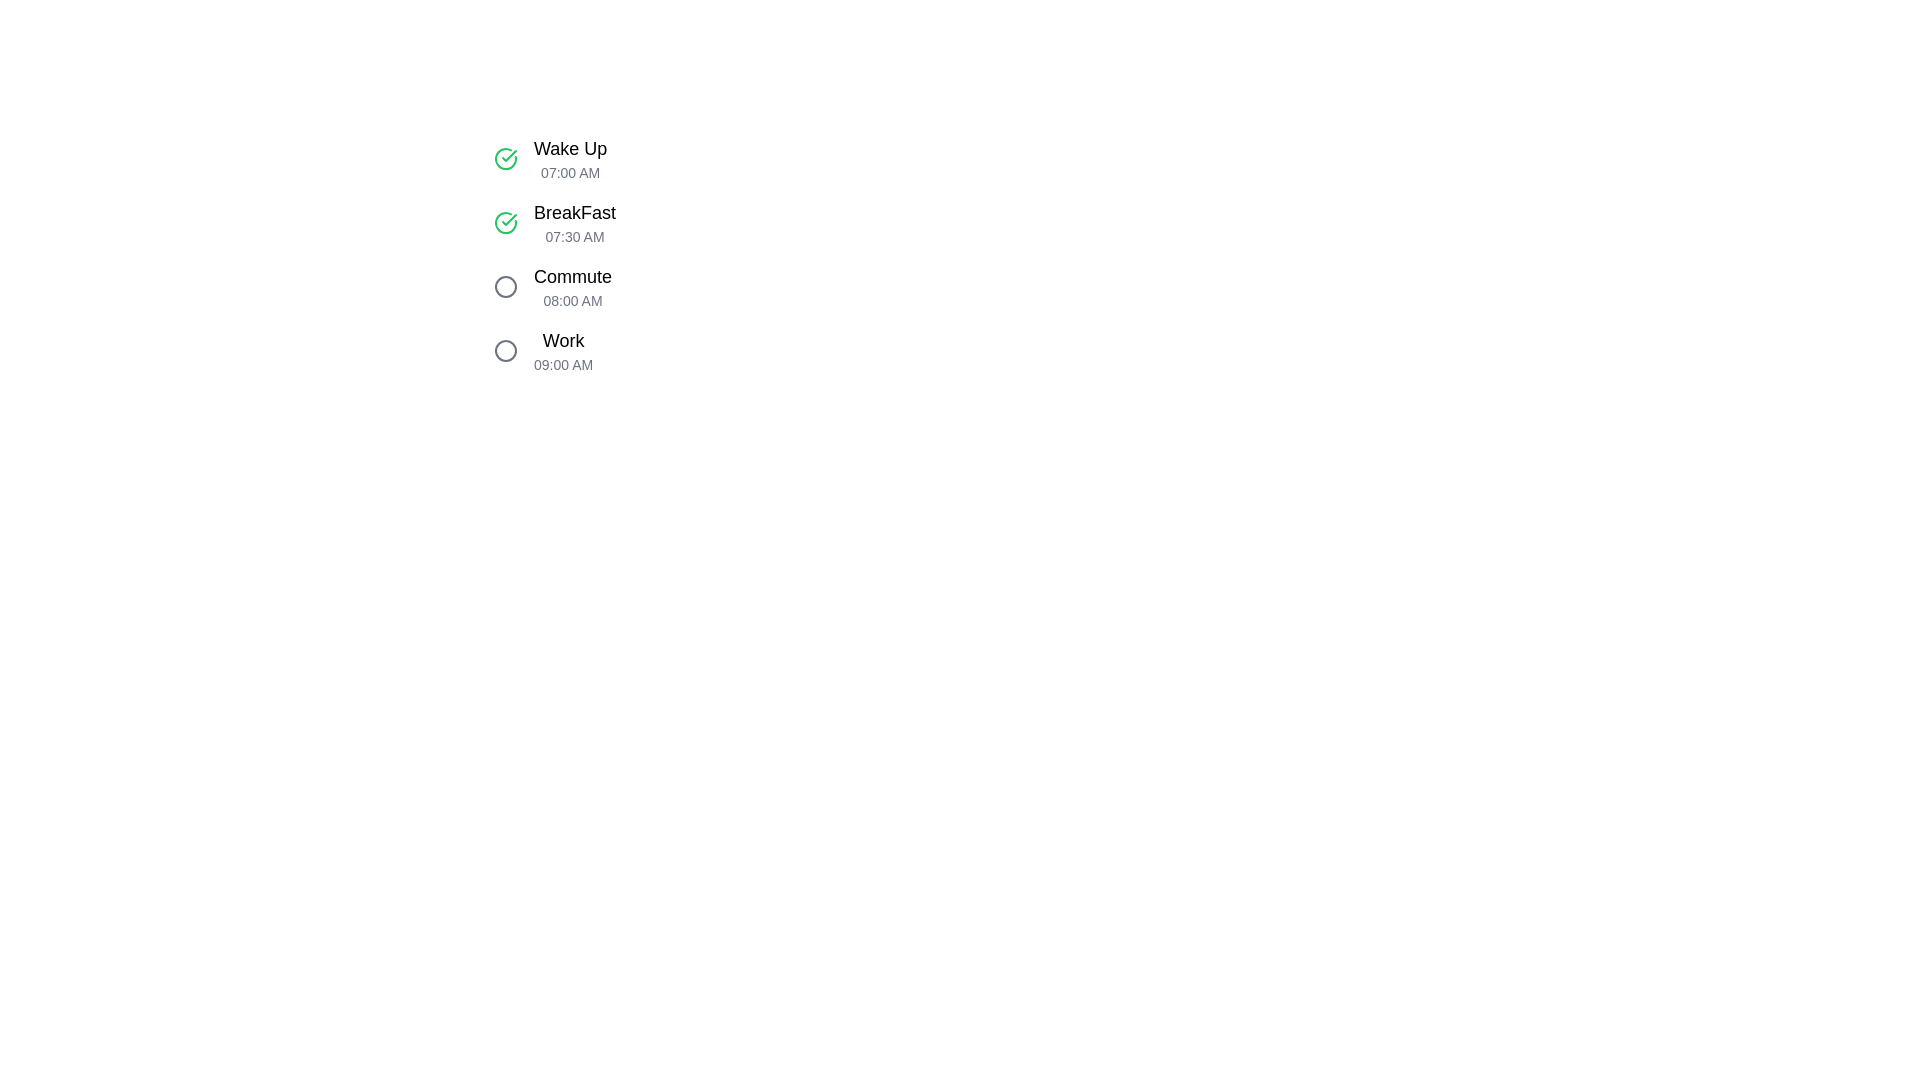  I want to click on the Text Label indicating a wake-up event scheduled at 07:00 AM, positioned to the right of a green circular icon with a checkmark and above the 'BreakFast' text at 07:30 AM, so click(569, 157).